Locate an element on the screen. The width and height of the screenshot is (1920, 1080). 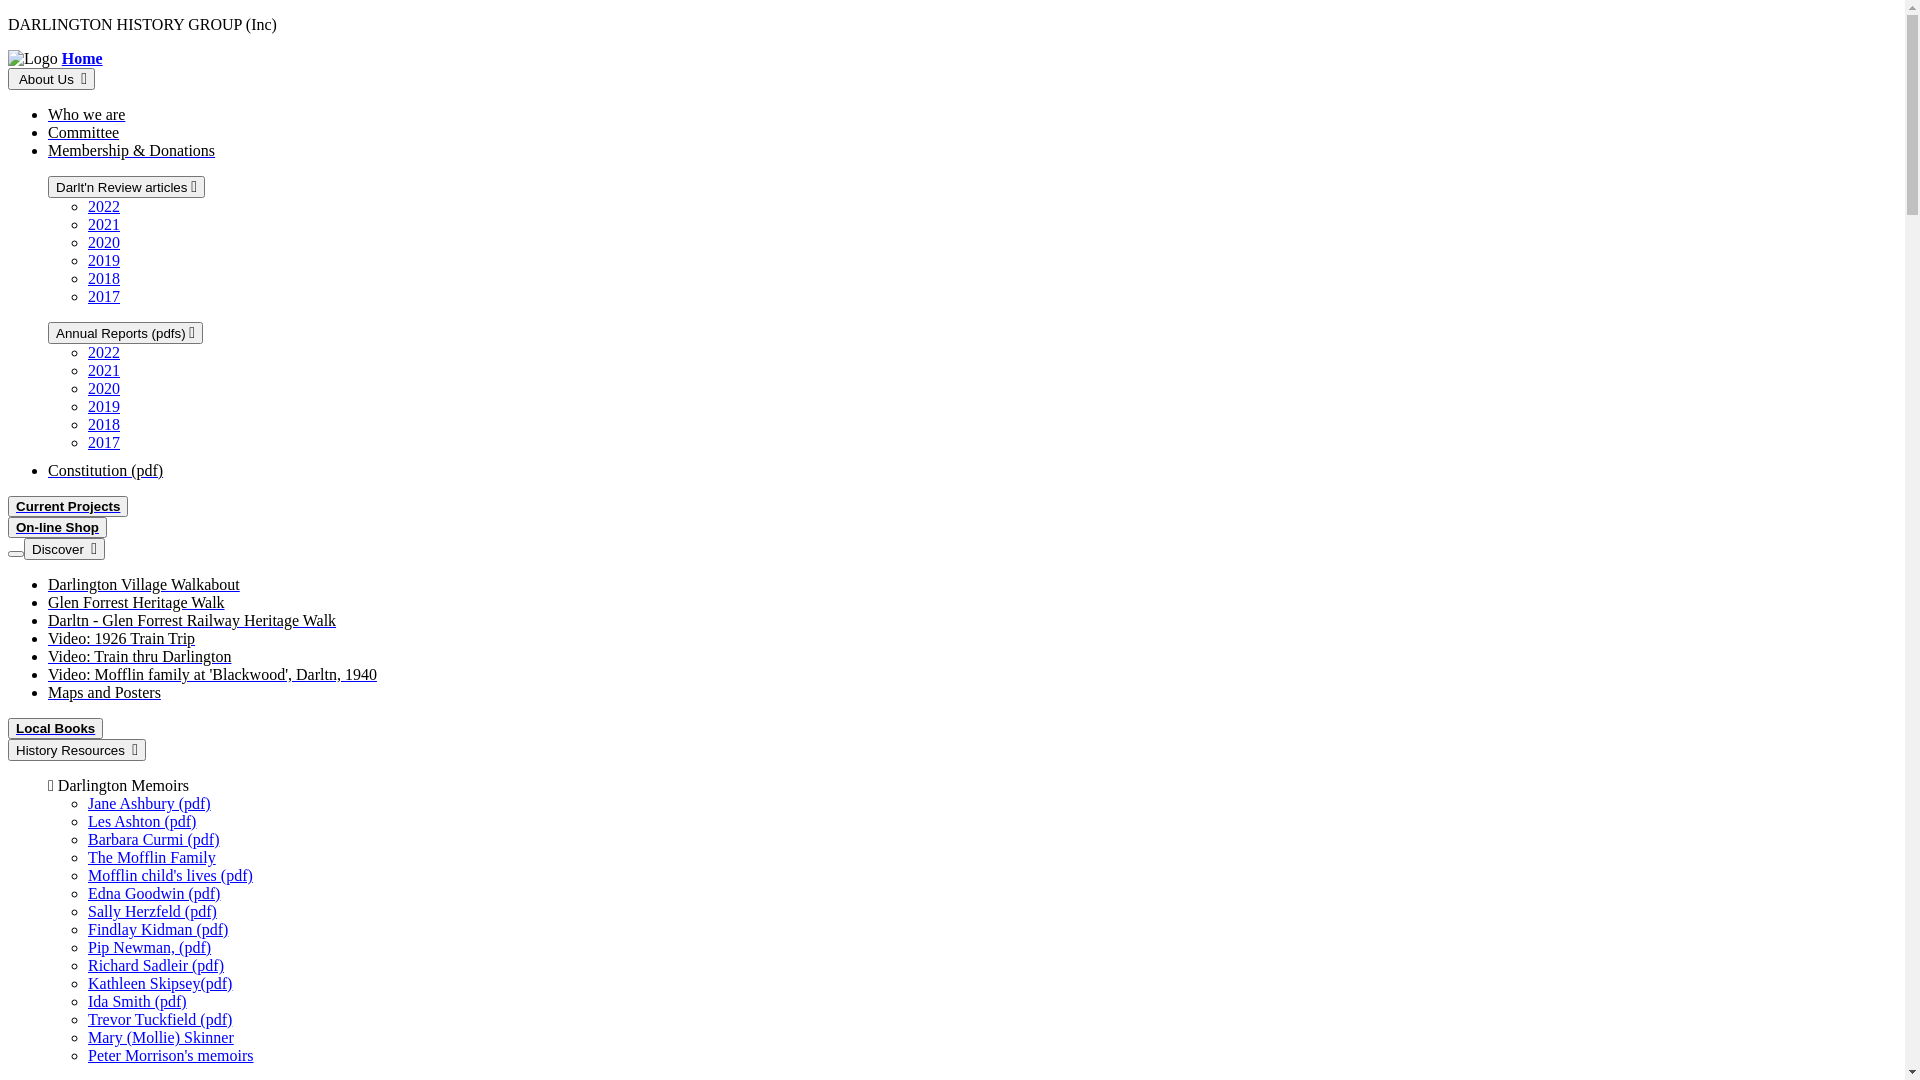
'Who we are' is located at coordinates (48, 114).